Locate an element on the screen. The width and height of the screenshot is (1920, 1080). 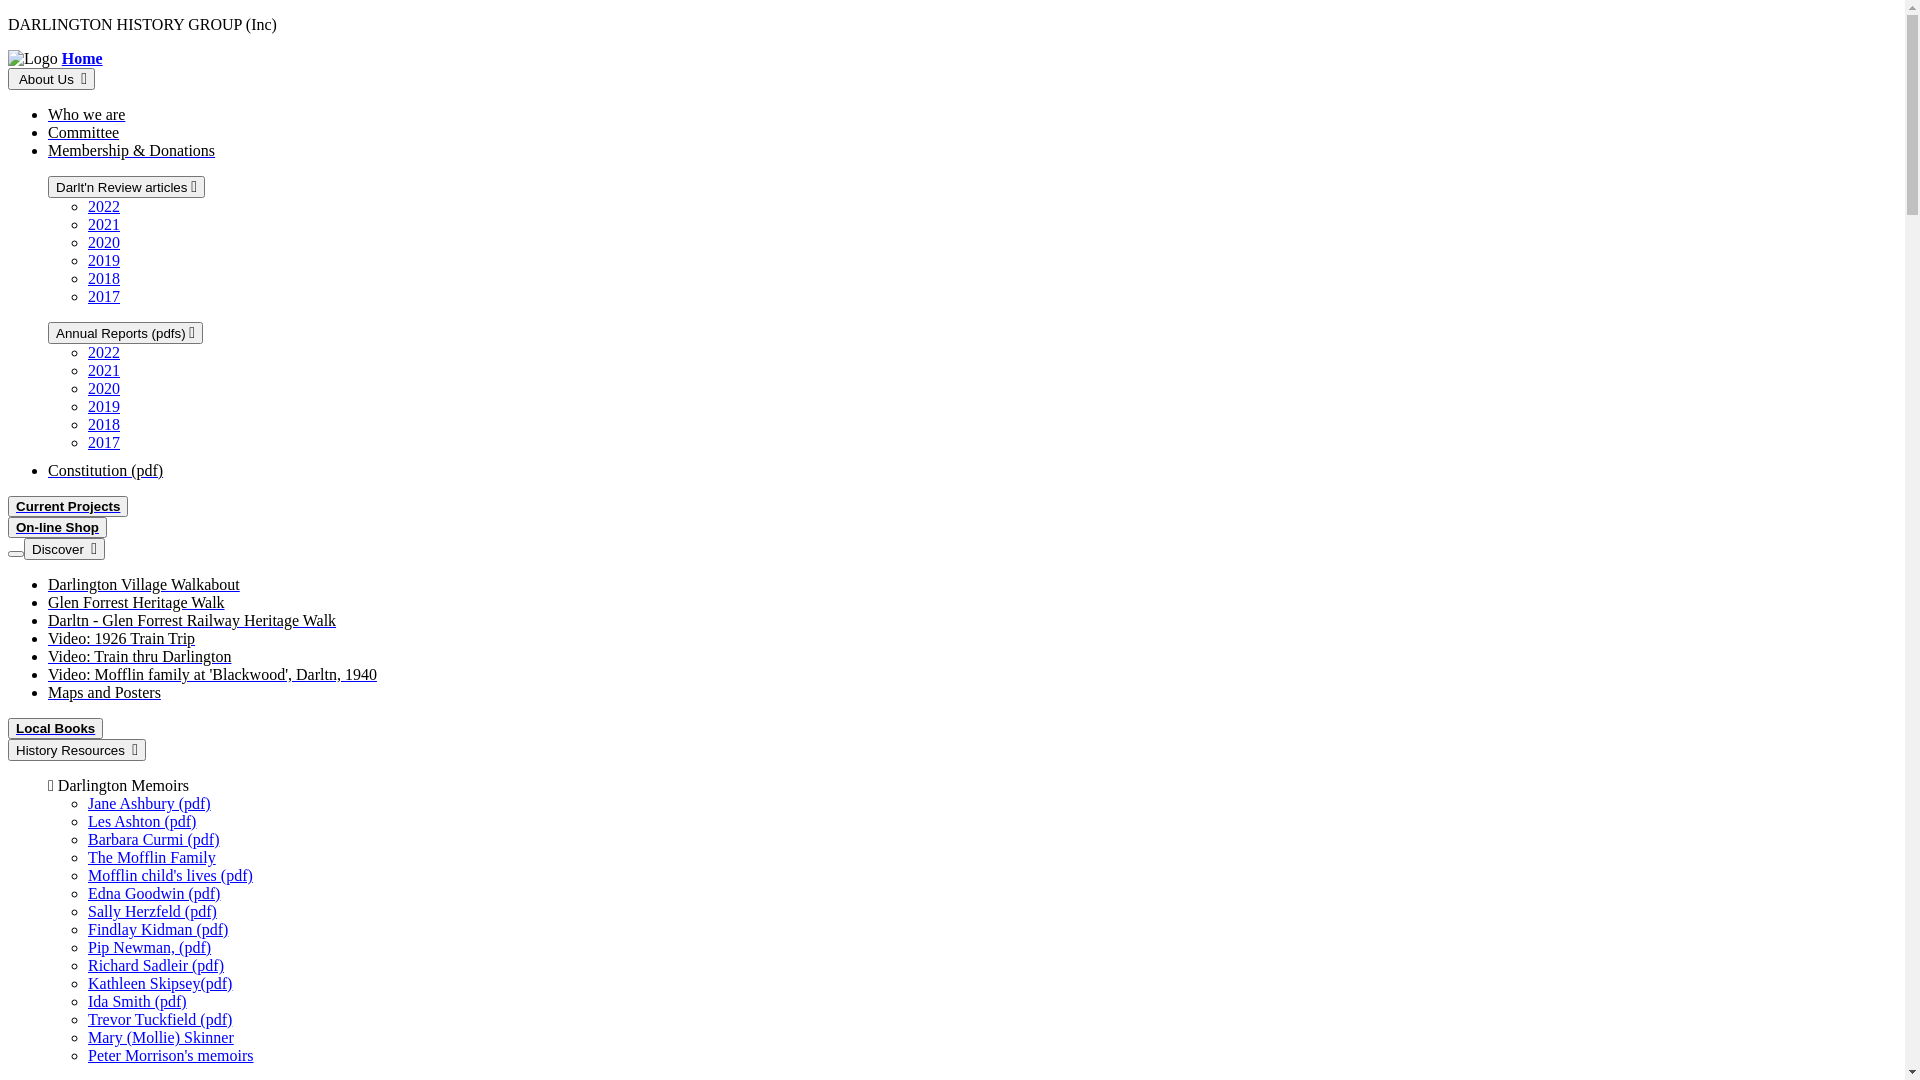
'Who we are' is located at coordinates (48, 114).